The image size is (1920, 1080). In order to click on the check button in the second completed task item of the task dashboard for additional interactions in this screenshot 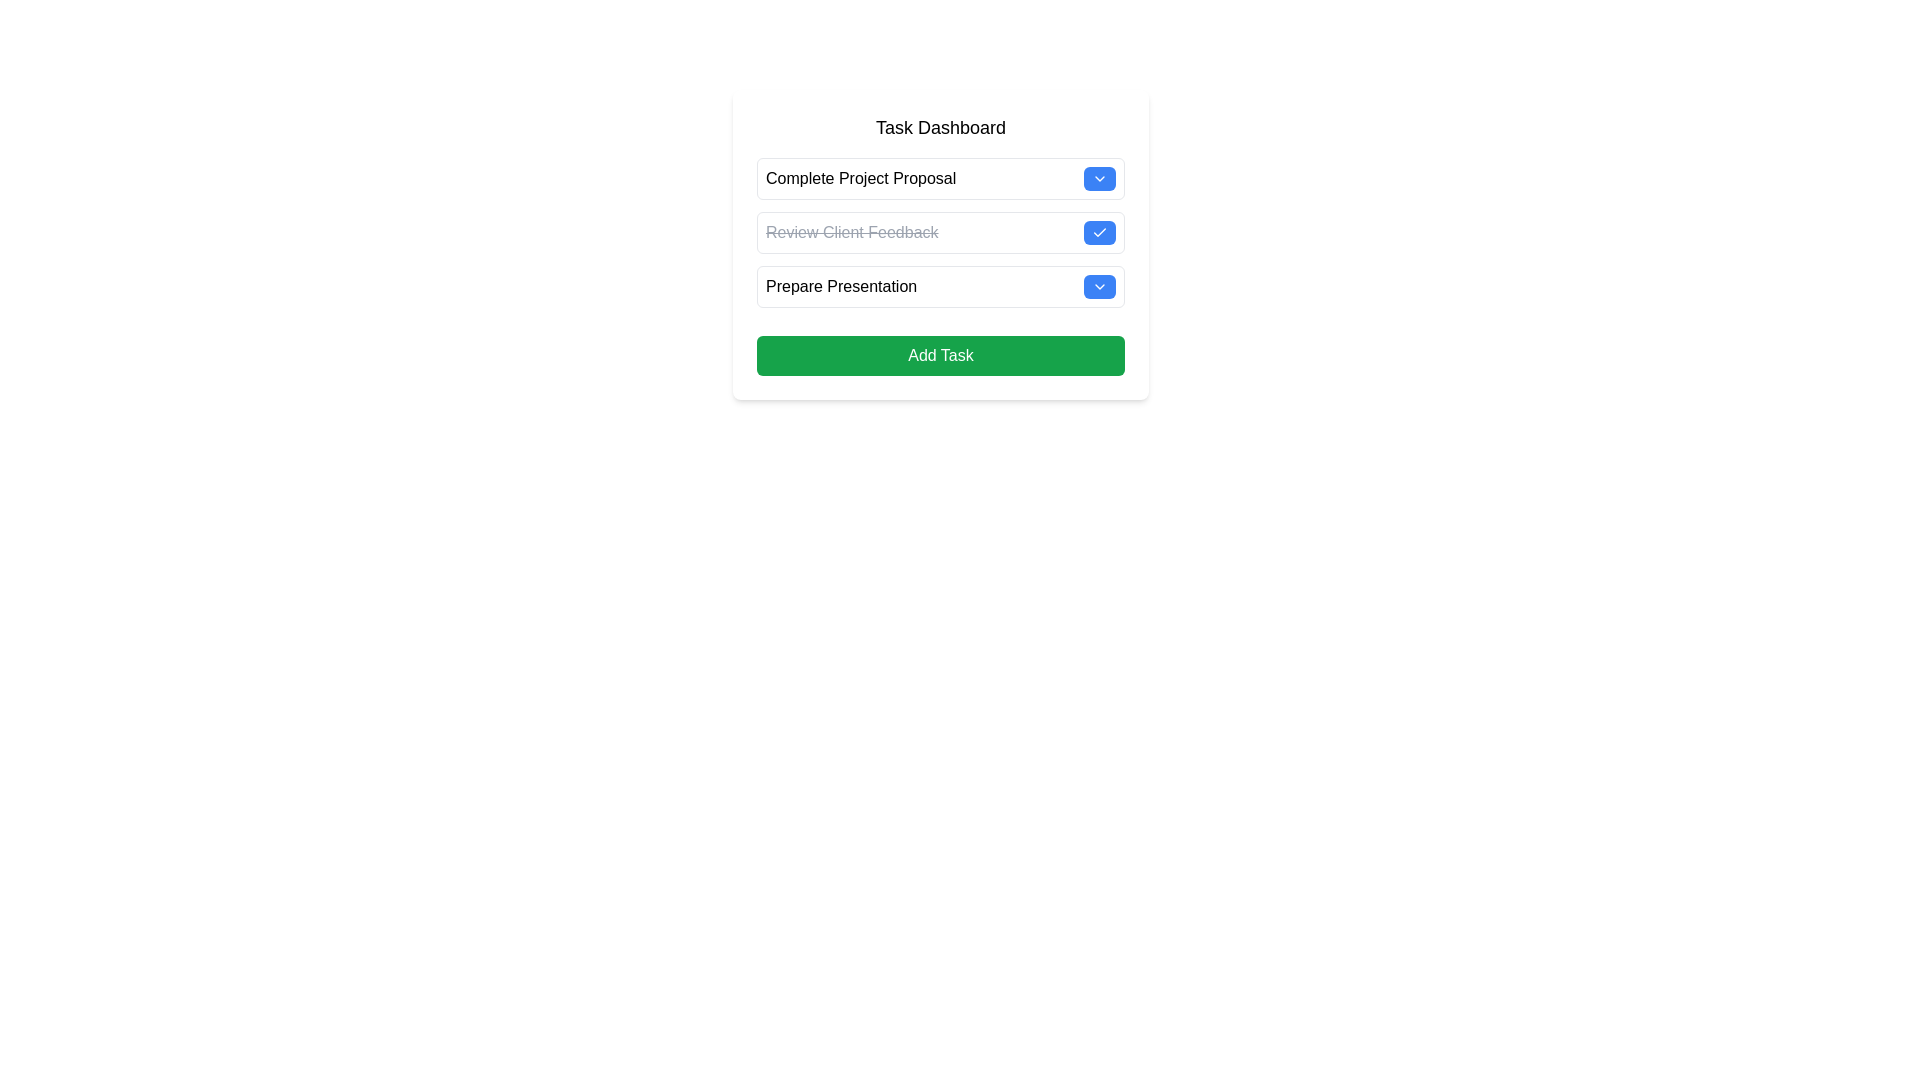, I will do `click(939, 244)`.